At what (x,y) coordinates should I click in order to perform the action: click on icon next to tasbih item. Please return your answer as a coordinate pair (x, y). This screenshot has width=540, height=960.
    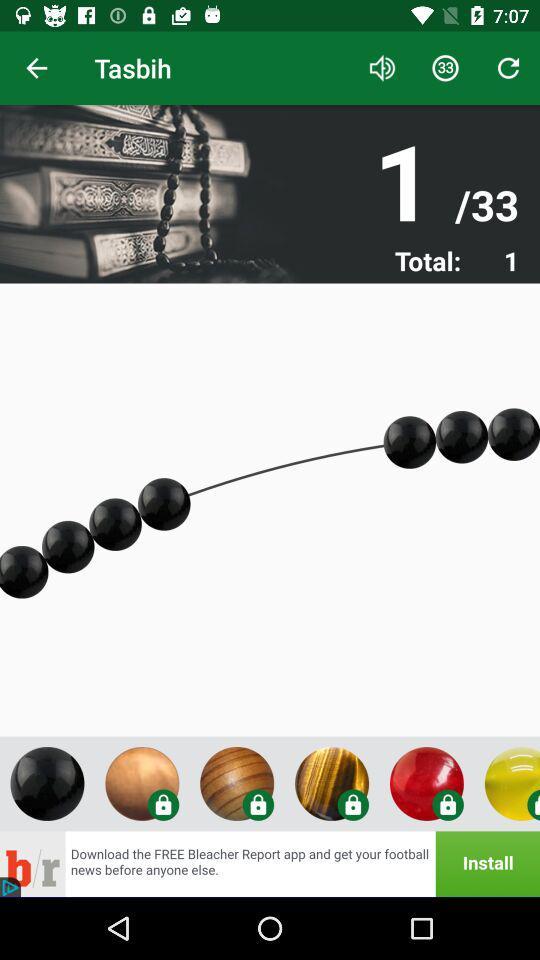
    Looking at the image, I should click on (382, 68).